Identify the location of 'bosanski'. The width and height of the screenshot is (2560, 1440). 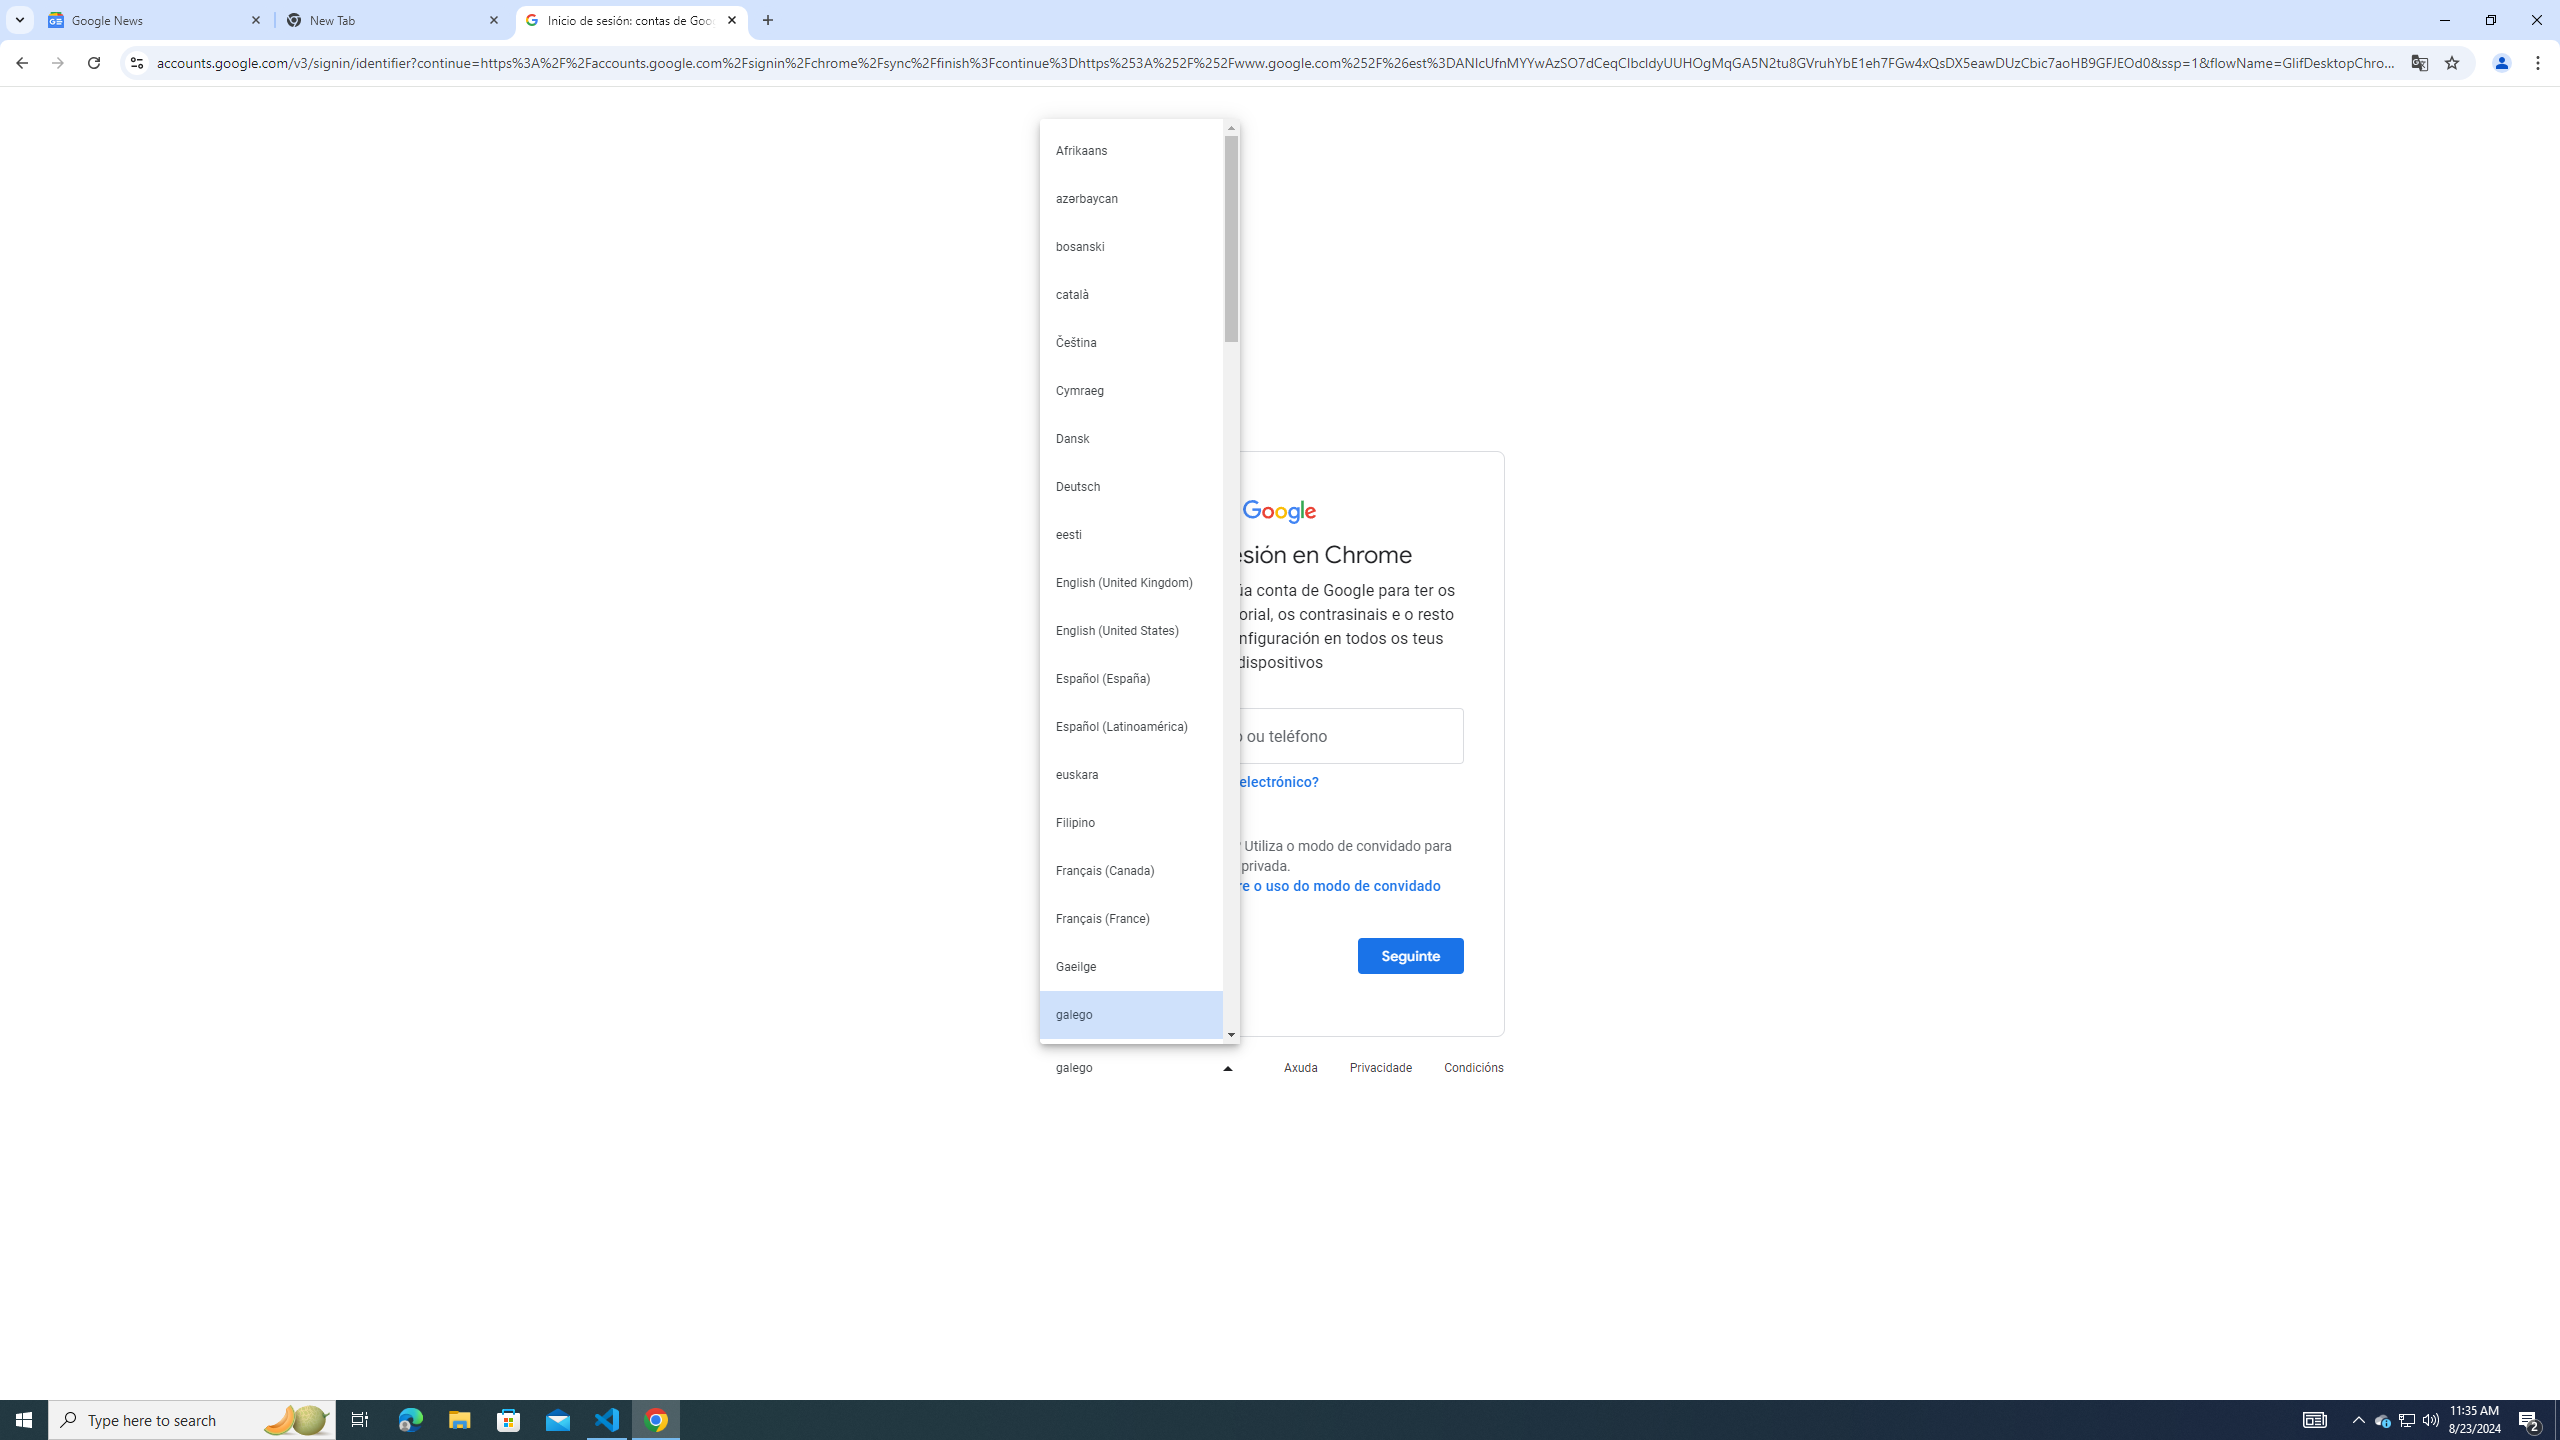
(1130, 245).